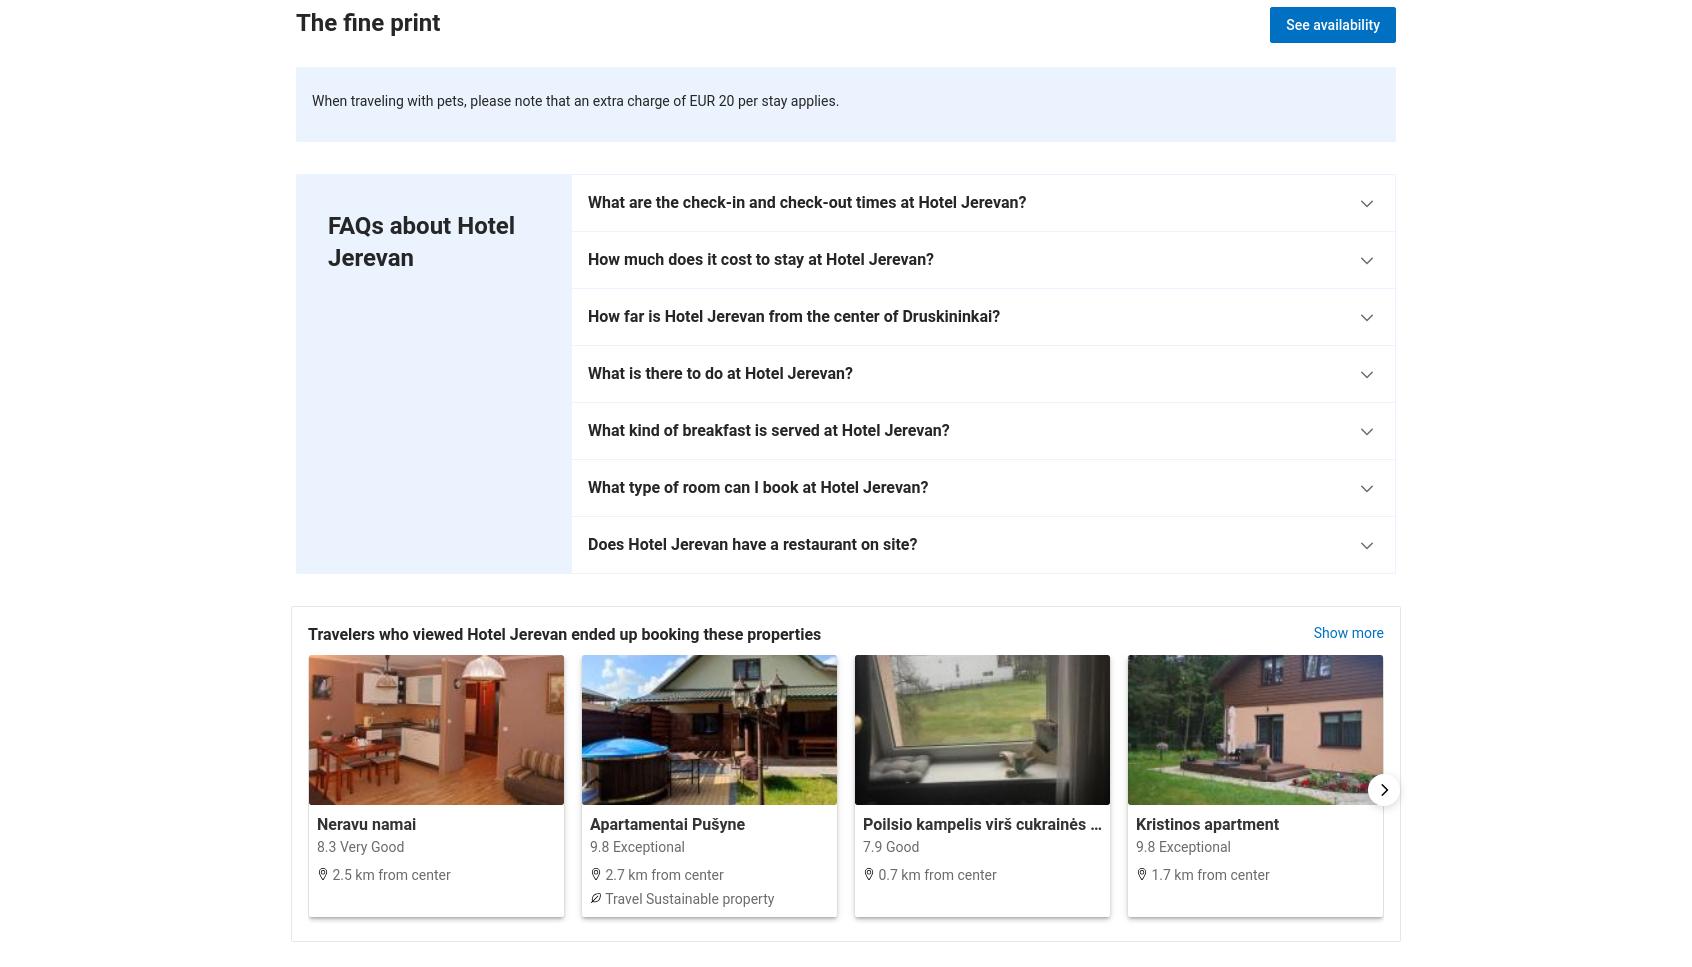 The width and height of the screenshot is (1692, 967). Describe the element at coordinates (574, 99) in the screenshot. I see `'When traveling with pets, please note that an extra charge of EUR 20 per stay applies.'` at that location.